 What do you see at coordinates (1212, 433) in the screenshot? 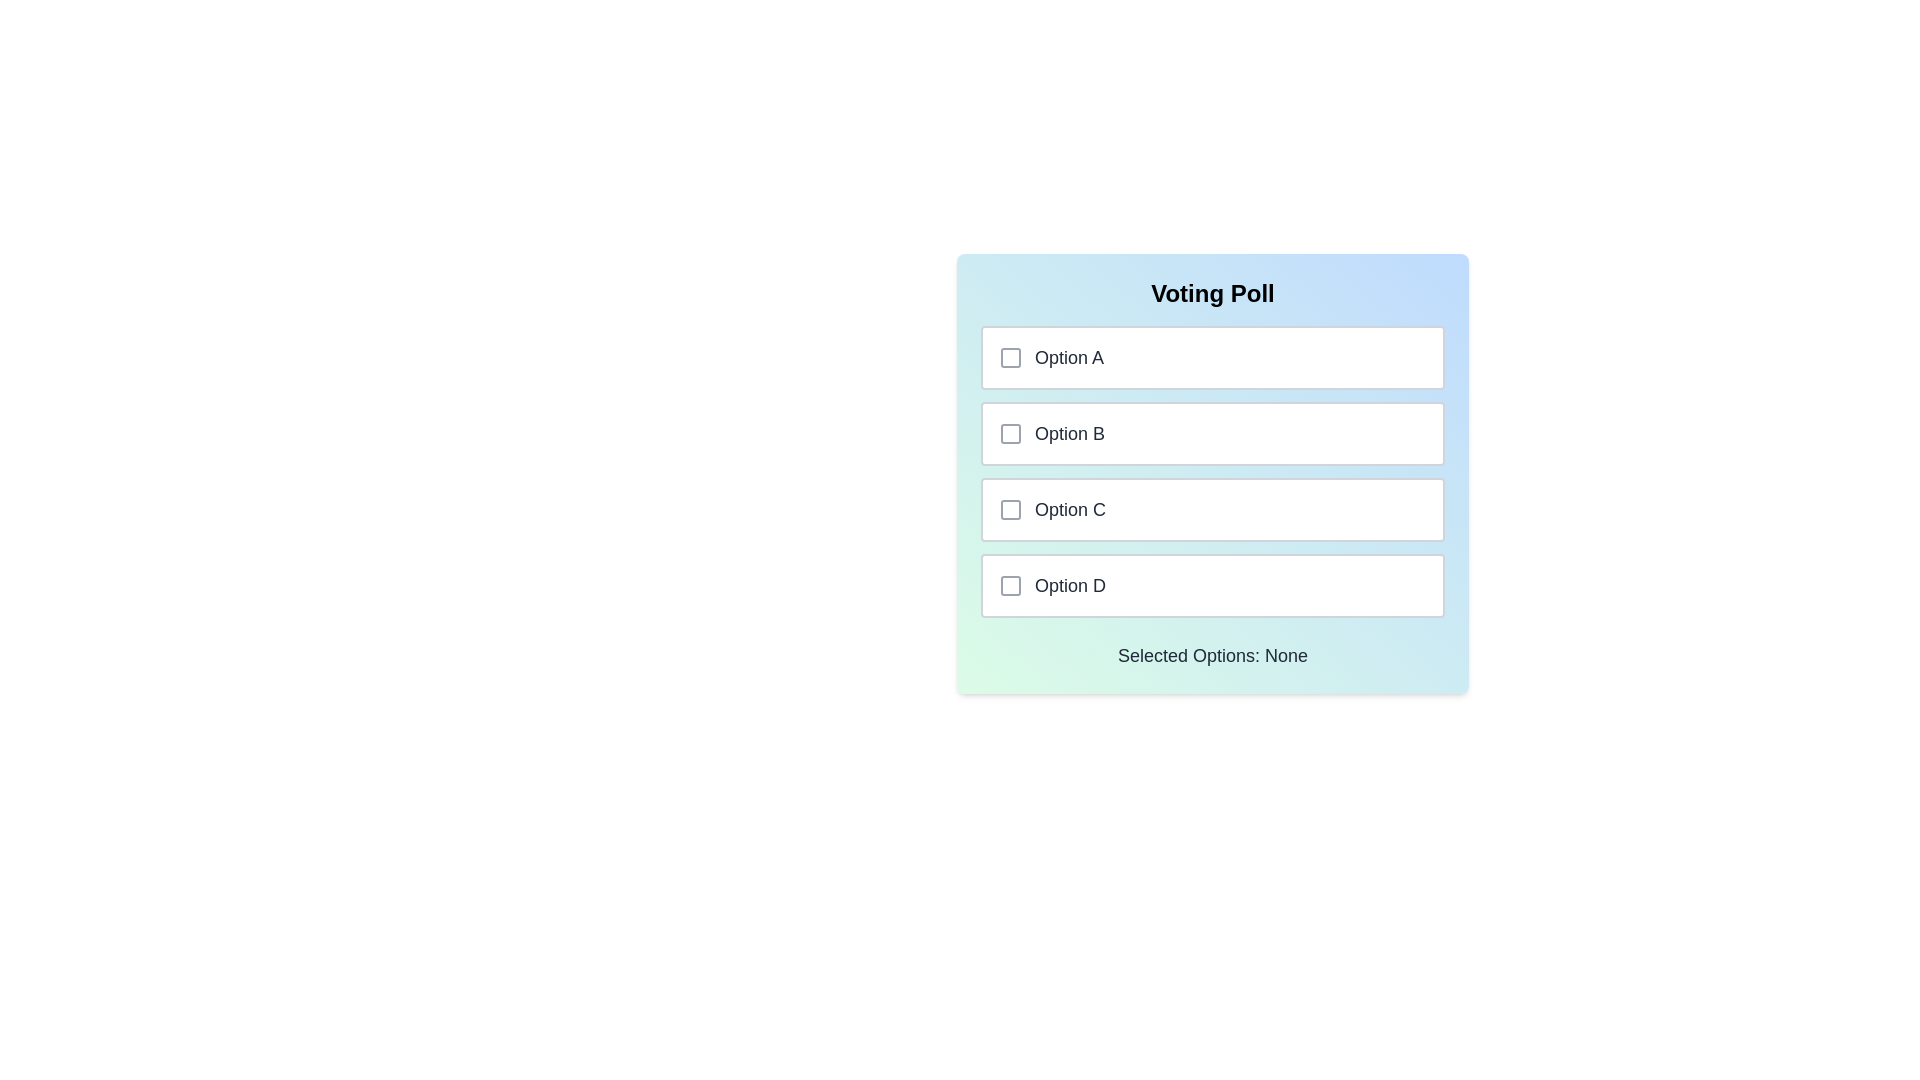
I see `the option Option B to toggle its selection` at bounding box center [1212, 433].